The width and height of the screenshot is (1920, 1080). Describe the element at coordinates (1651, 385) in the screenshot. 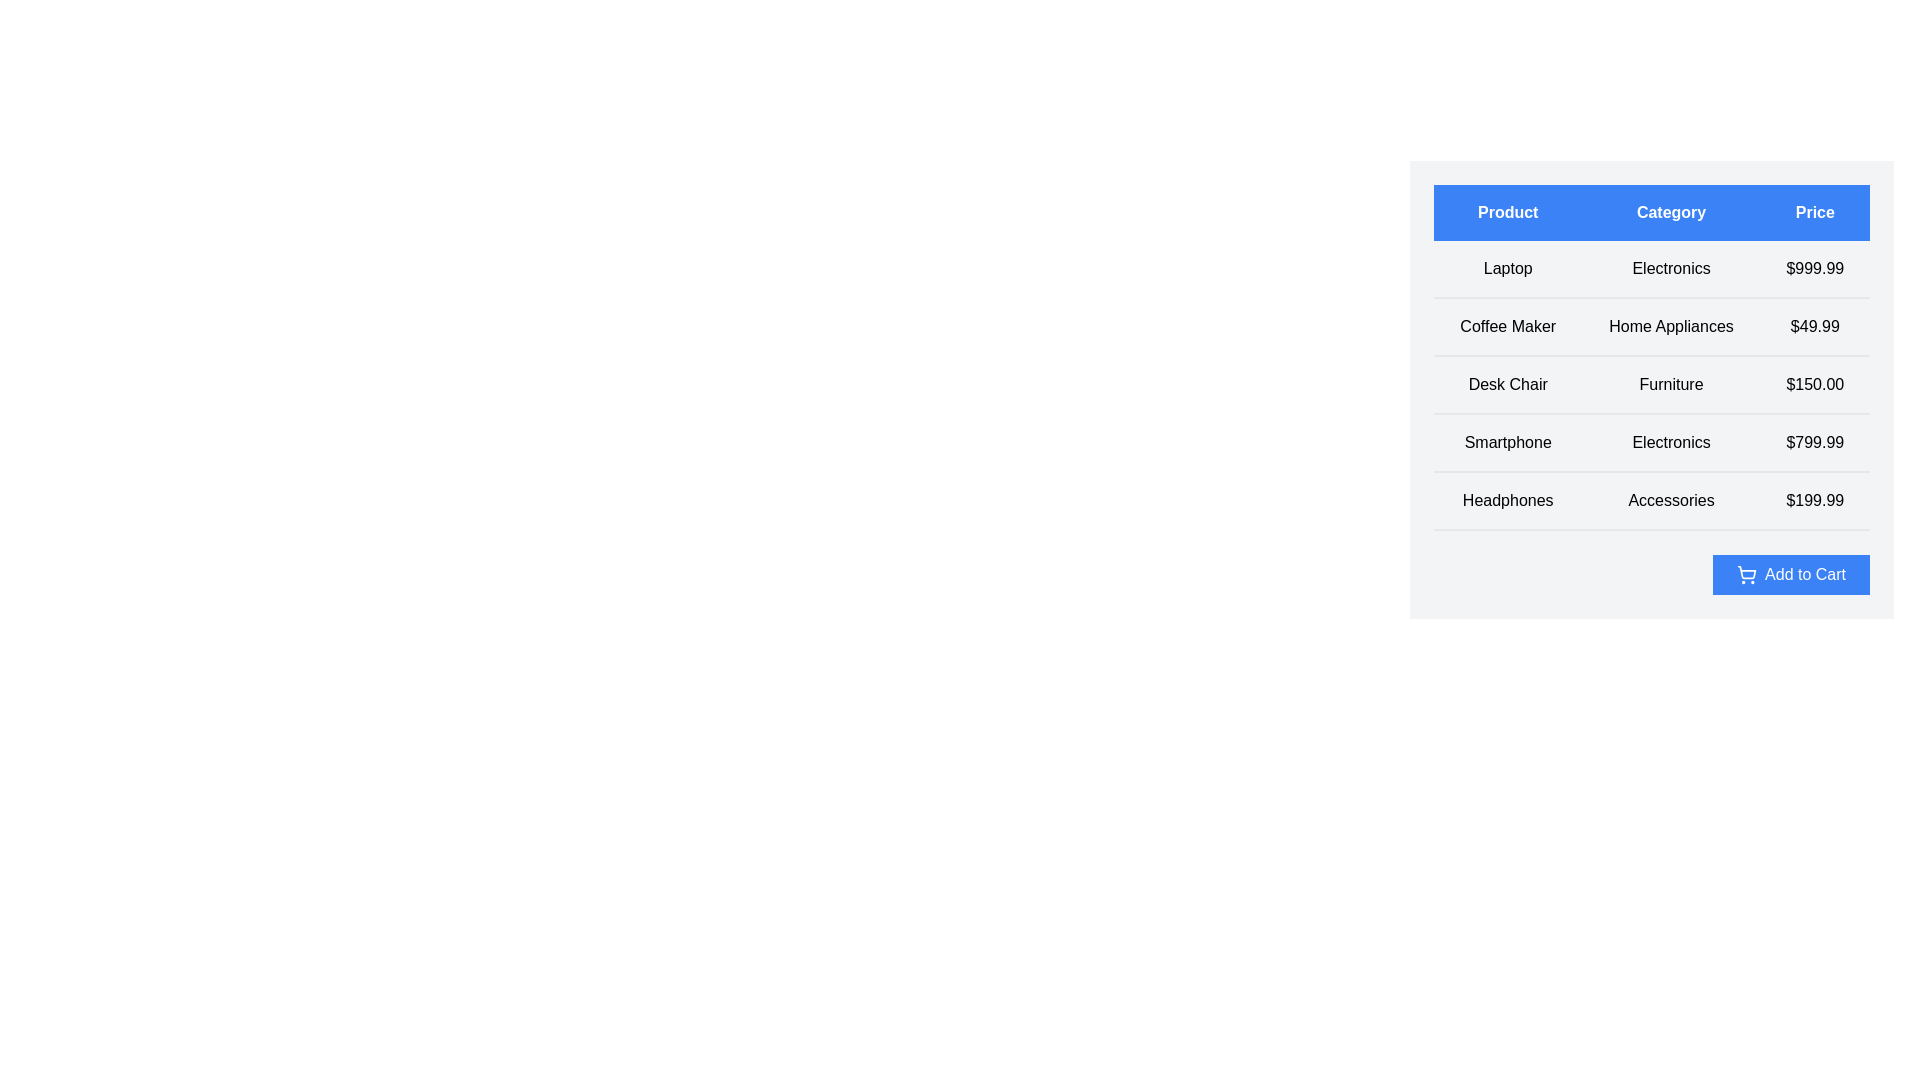

I see `the third row in the table displaying 'Desk Chair' in the first column, 'Furniture' in the second column, and '$150.00' in the third column` at that location.